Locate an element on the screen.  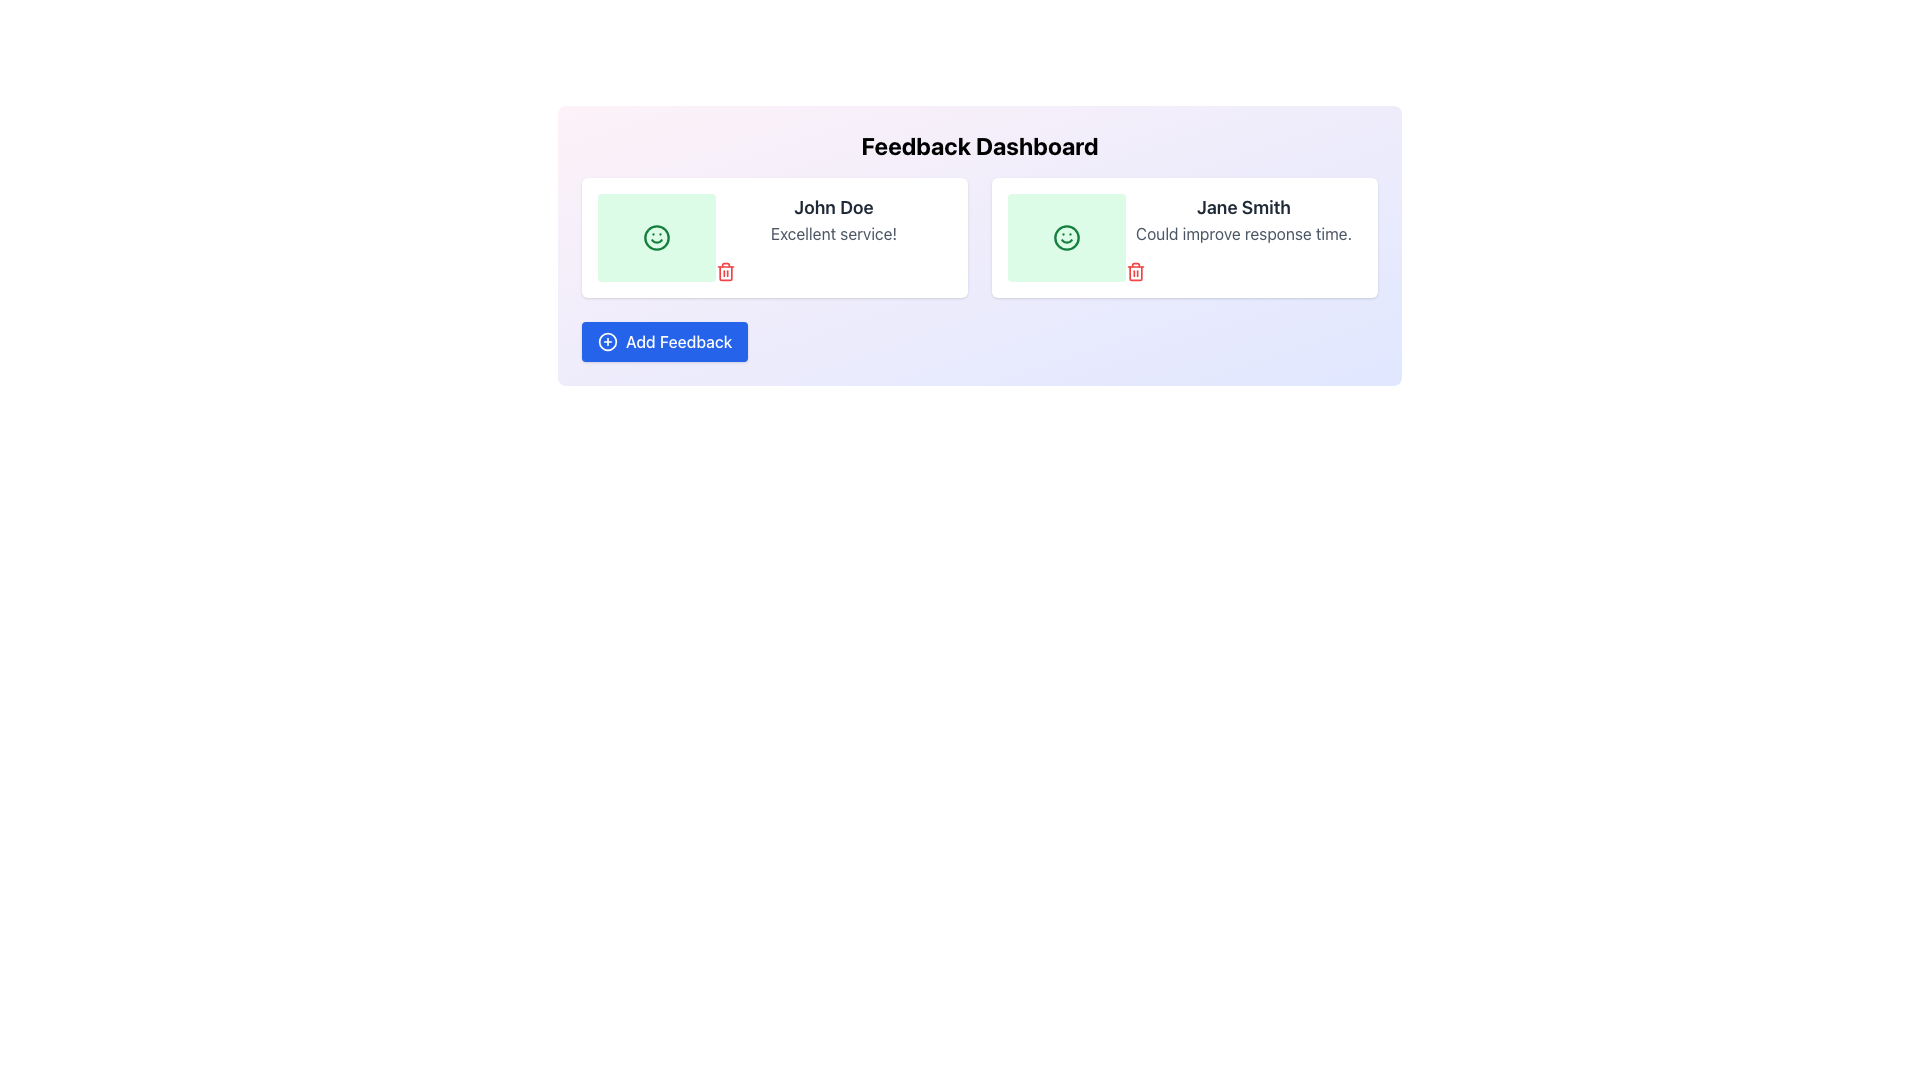
the red trash bin-shaped icon button located in the bottom-right portion of the second card in the feedback dashboard is located at coordinates (1136, 272).